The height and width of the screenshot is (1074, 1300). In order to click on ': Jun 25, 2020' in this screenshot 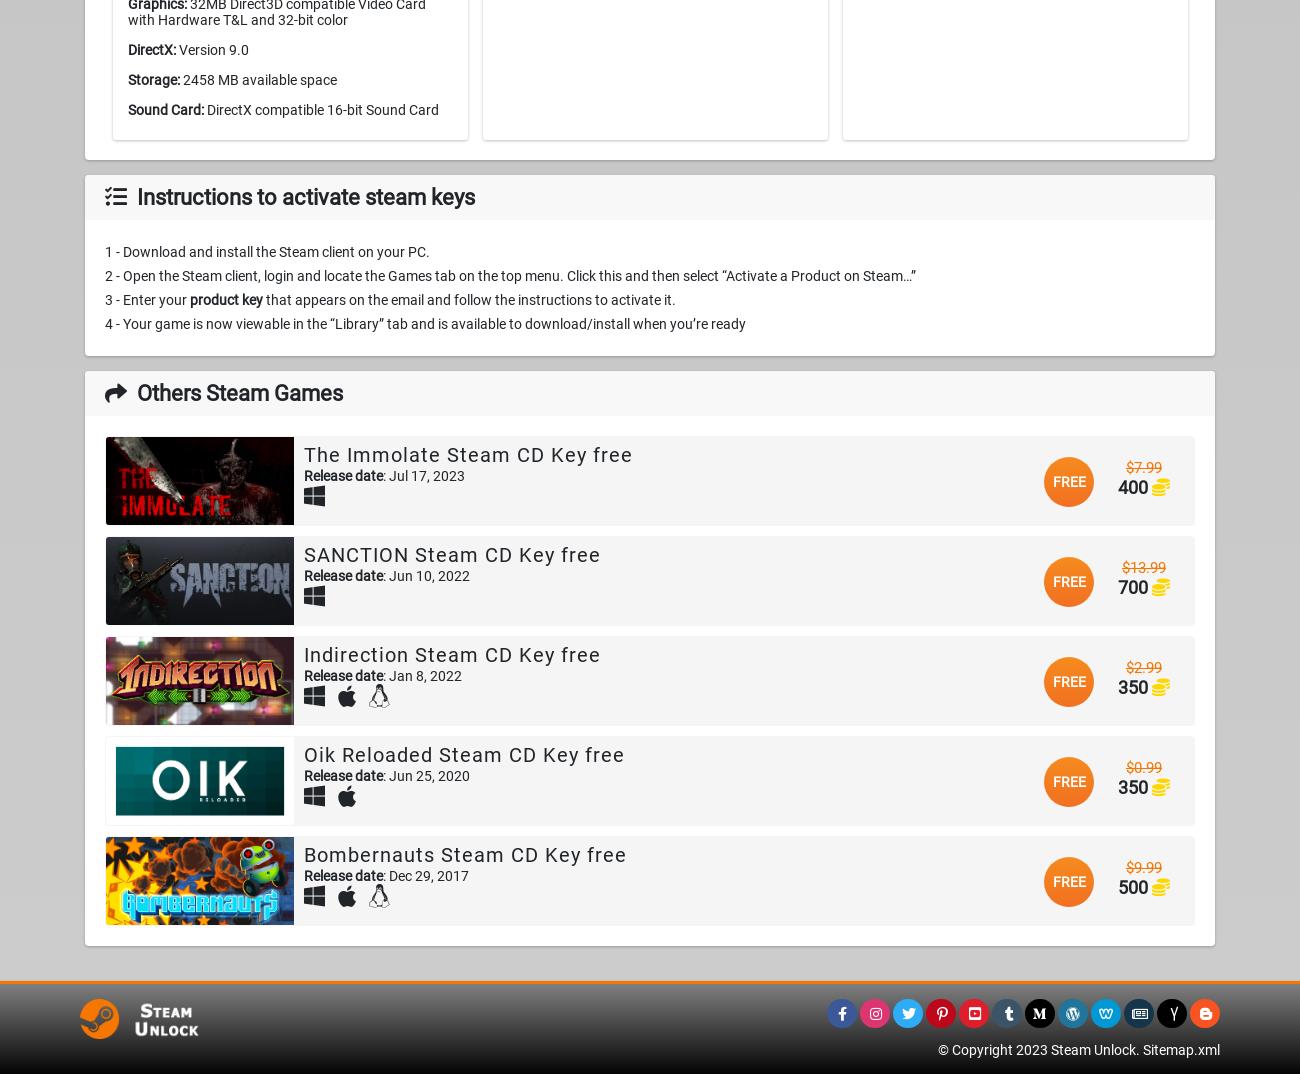, I will do `click(426, 774)`.